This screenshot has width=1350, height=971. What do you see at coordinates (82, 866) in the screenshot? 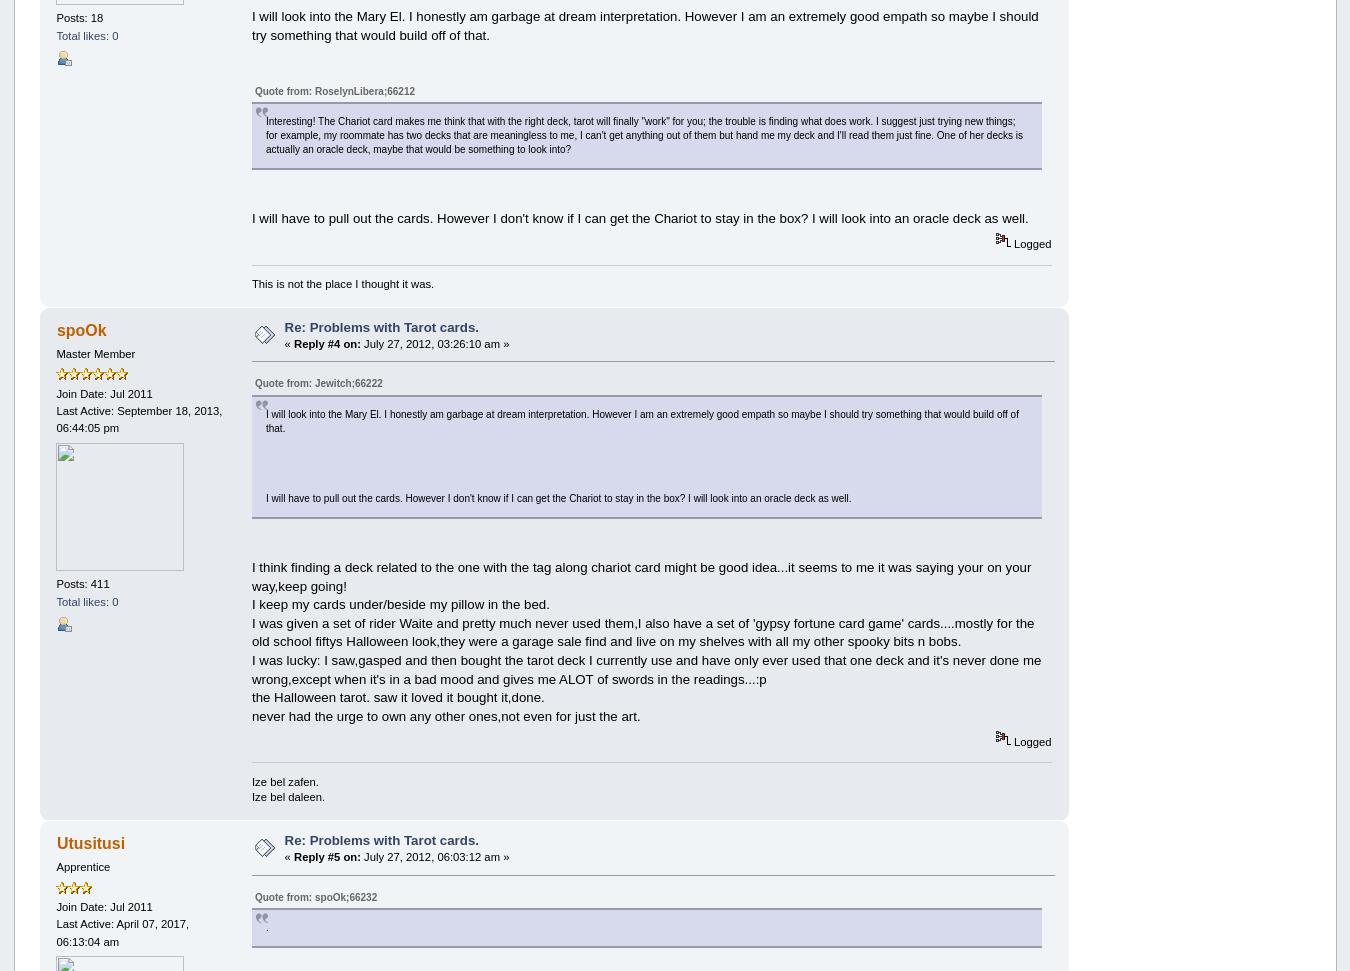
I see `'Apprentice'` at bounding box center [82, 866].